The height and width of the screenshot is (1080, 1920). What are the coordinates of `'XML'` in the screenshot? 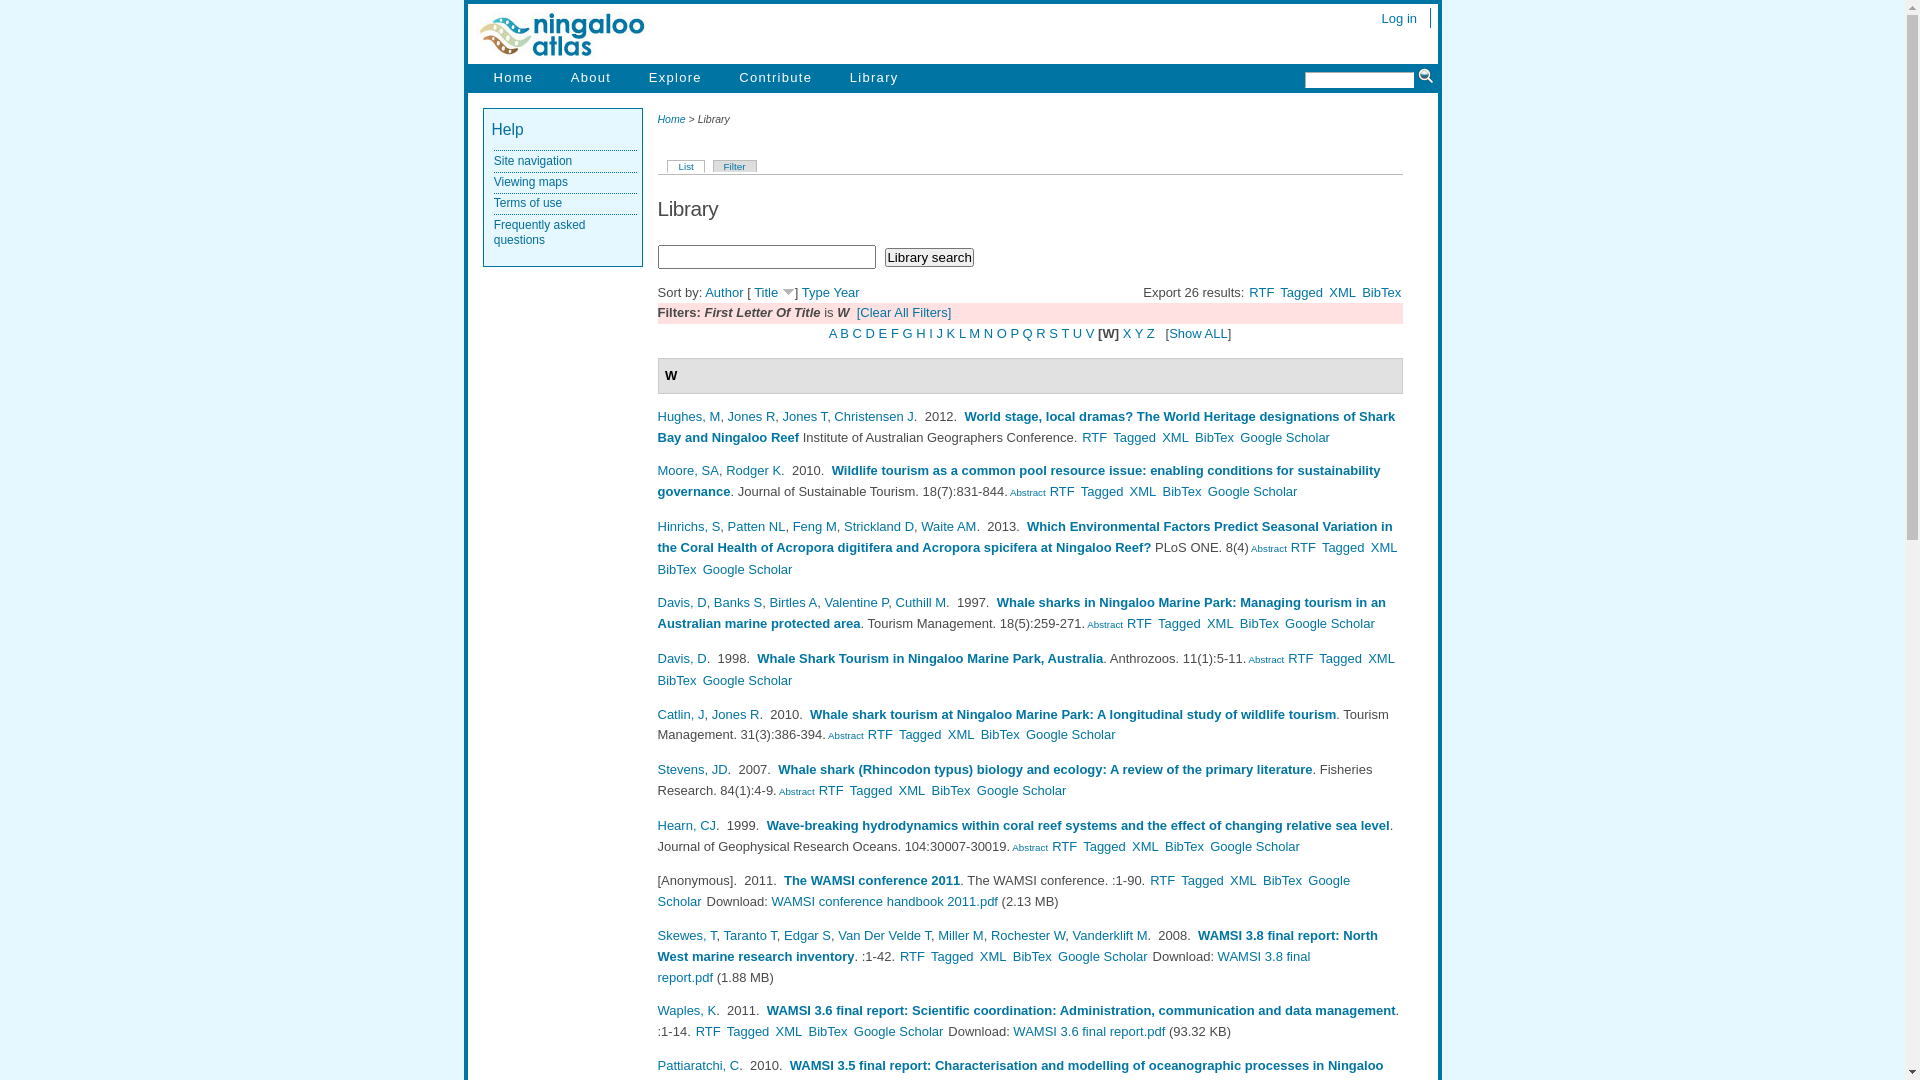 It's located at (1342, 292).